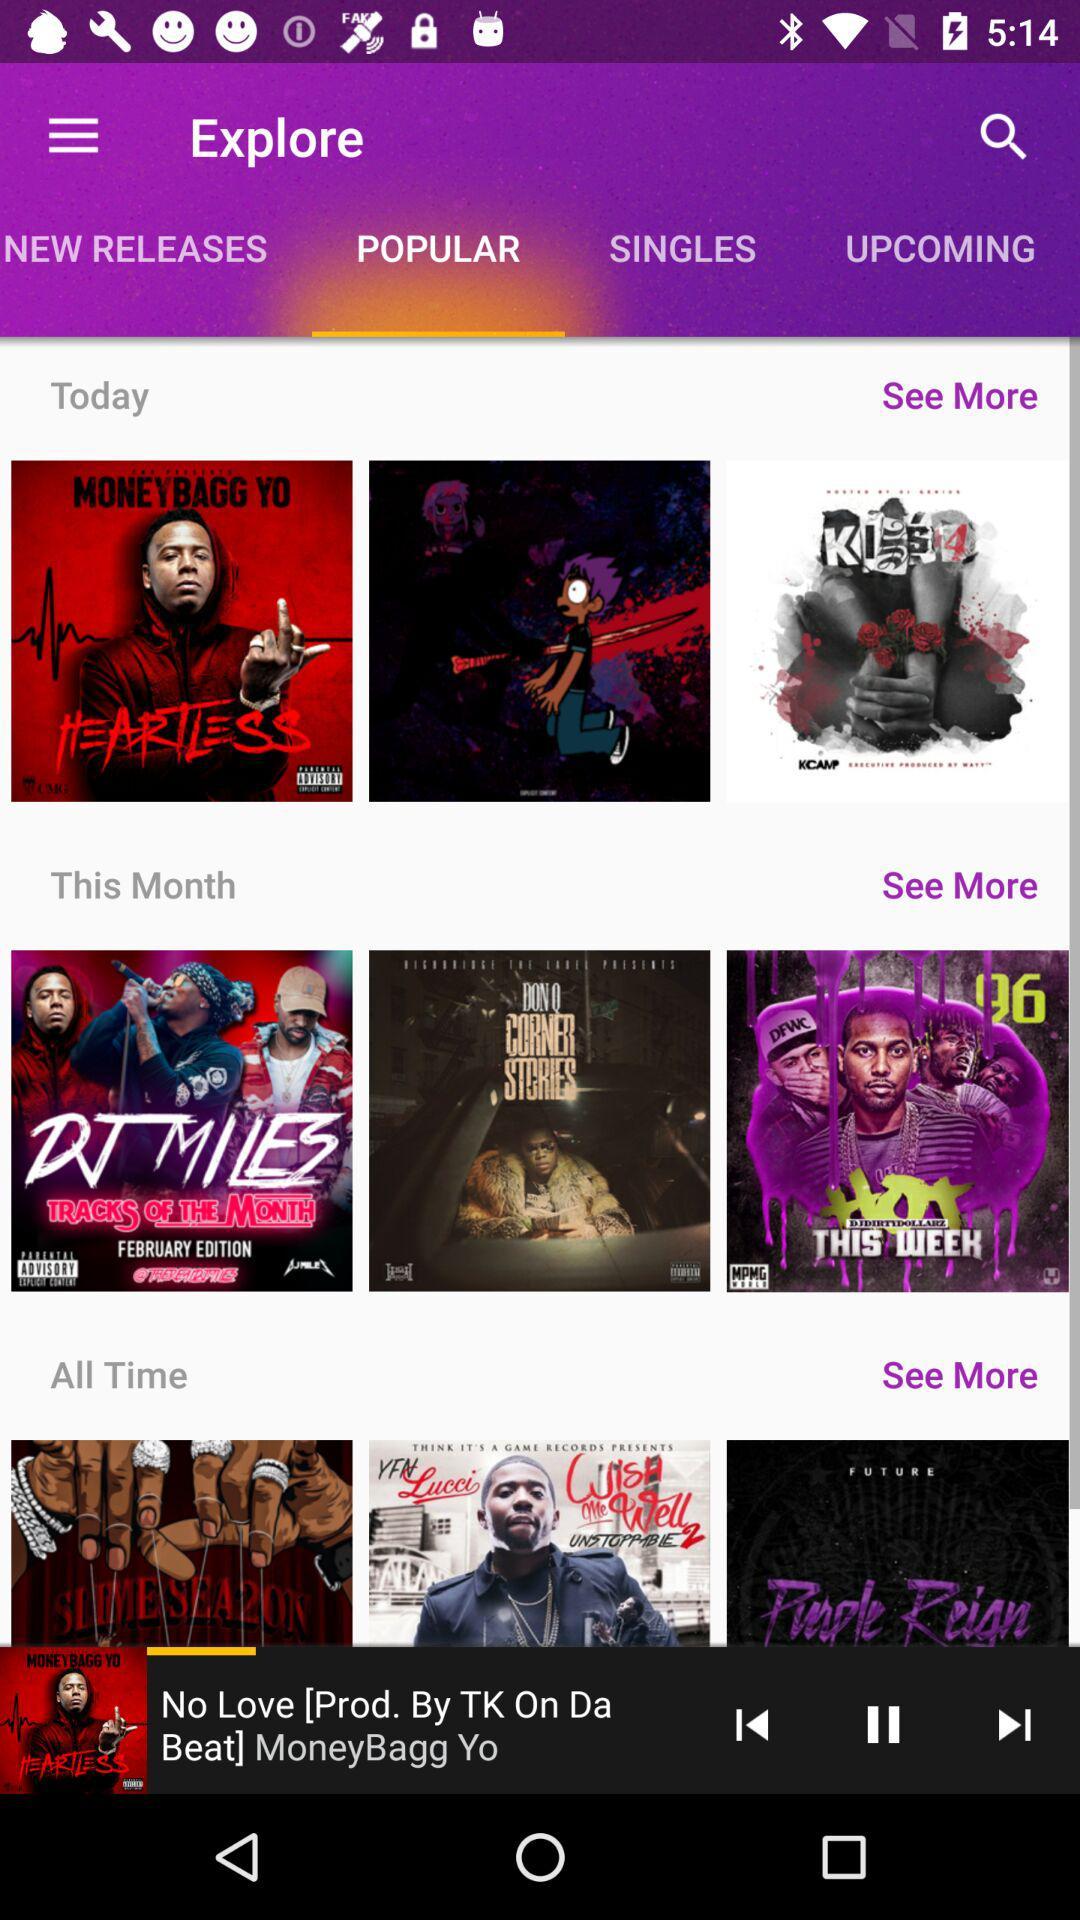  What do you see at coordinates (154, 246) in the screenshot?
I see `new releases icon` at bounding box center [154, 246].